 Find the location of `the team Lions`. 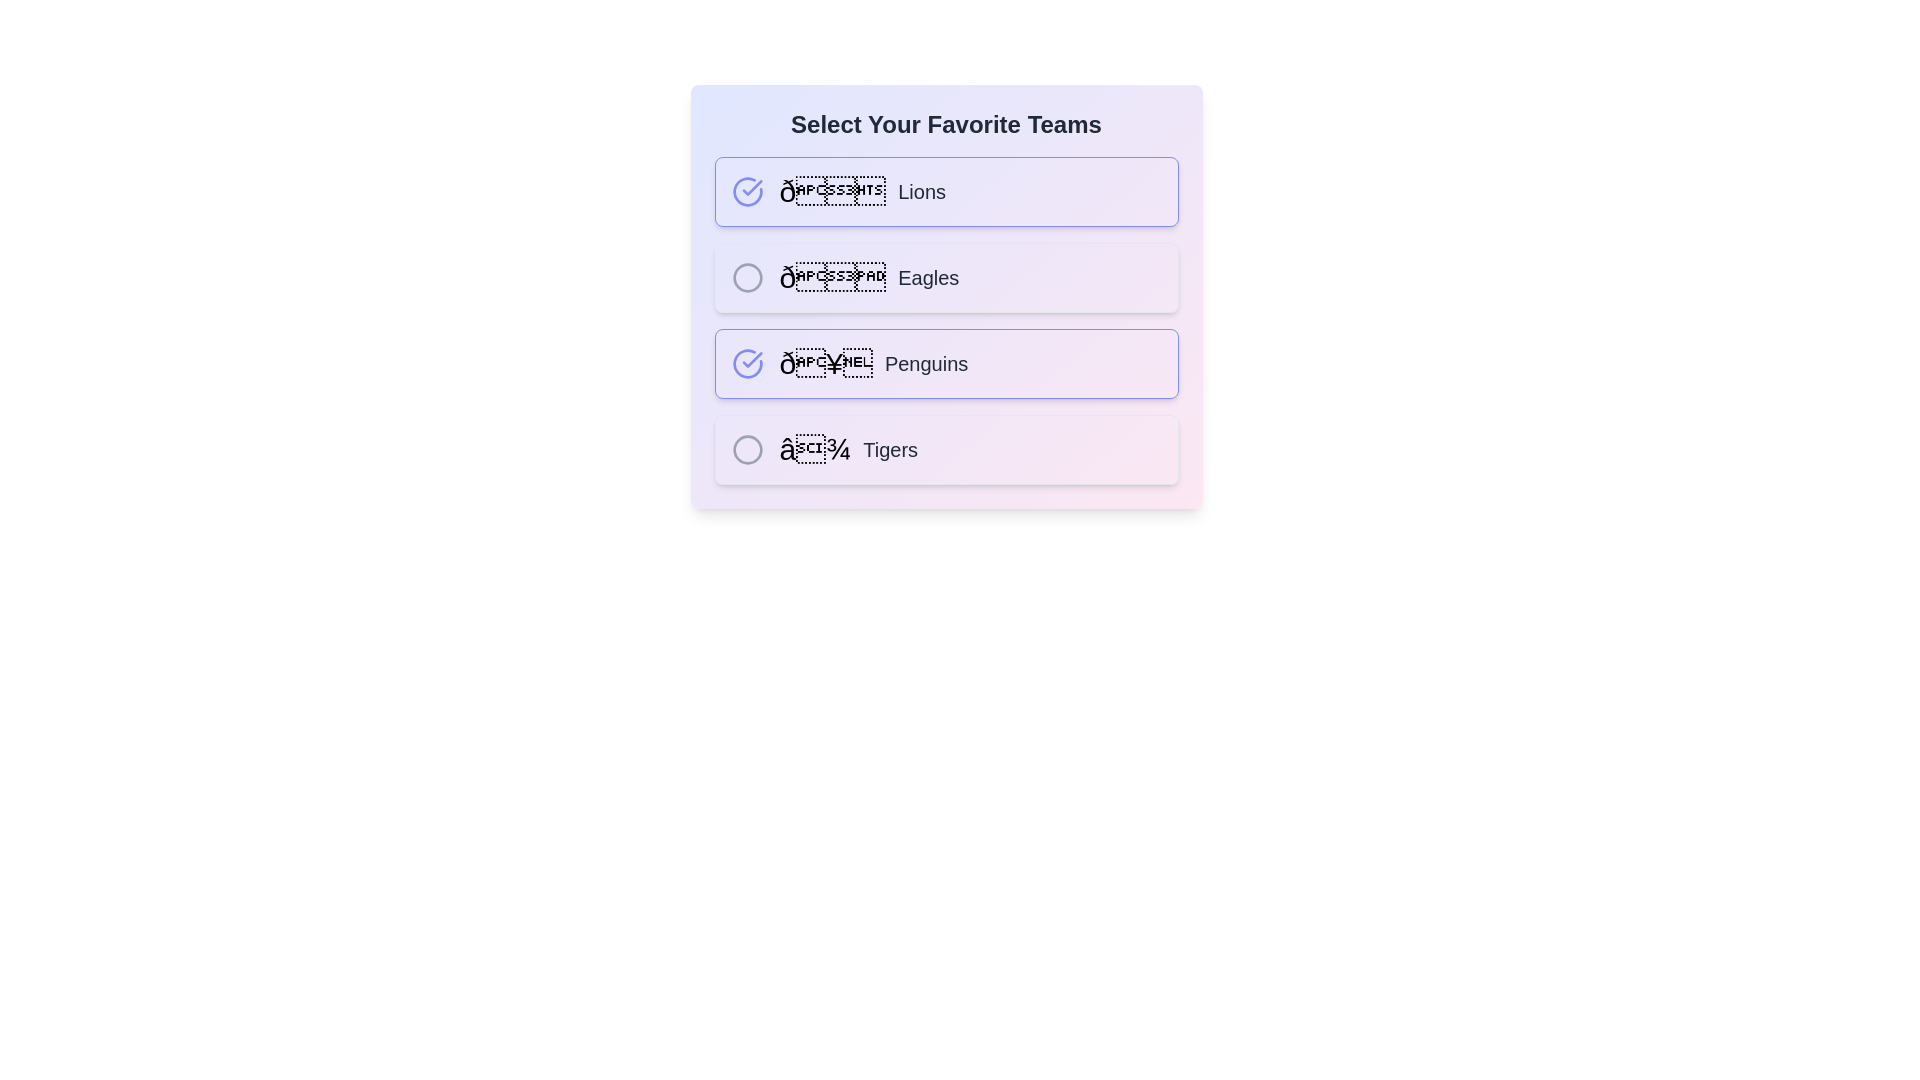

the team Lions is located at coordinates (746, 192).